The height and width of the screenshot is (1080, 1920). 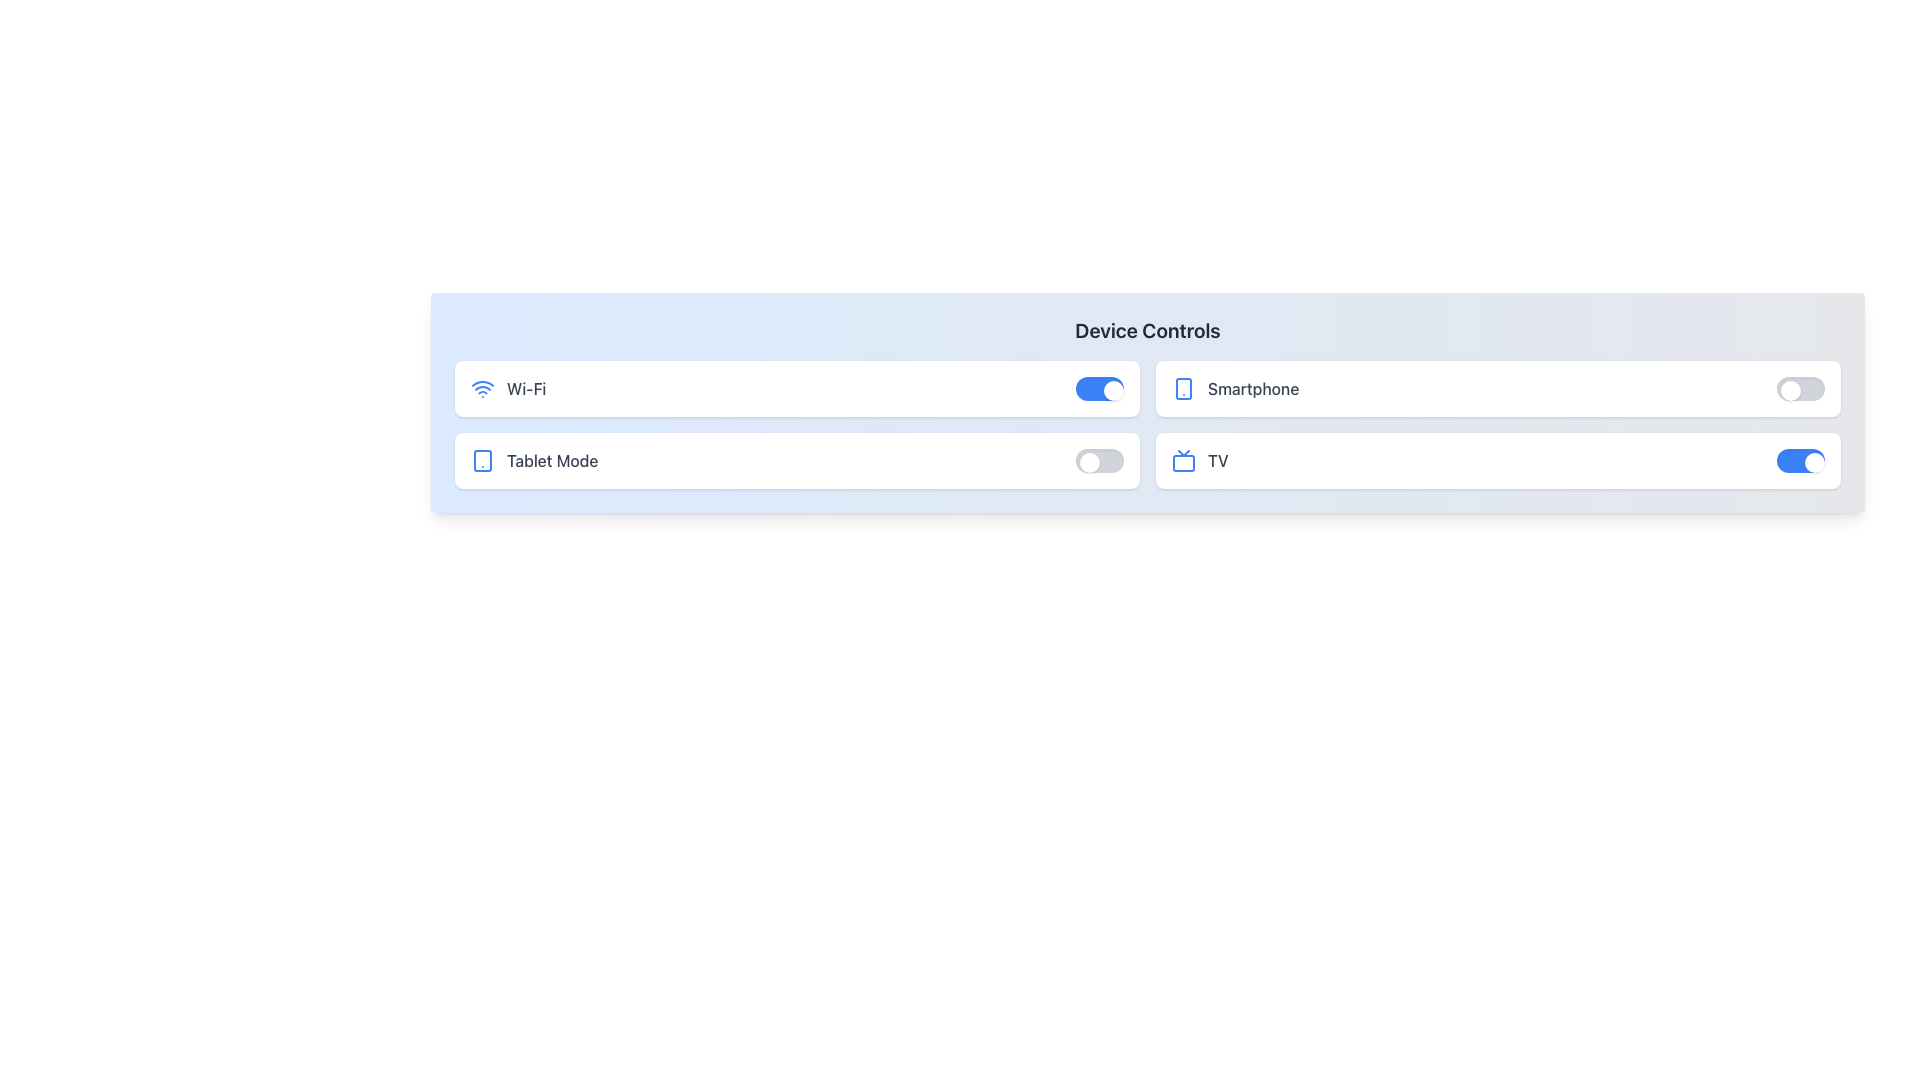 What do you see at coordinates (1098, 461) in the screenshot?
I see `the toggle switch styled as a horizontal pill-shaped button located on the right side of the 'Tablet Mode' row` at bounding box center [1098, 461].